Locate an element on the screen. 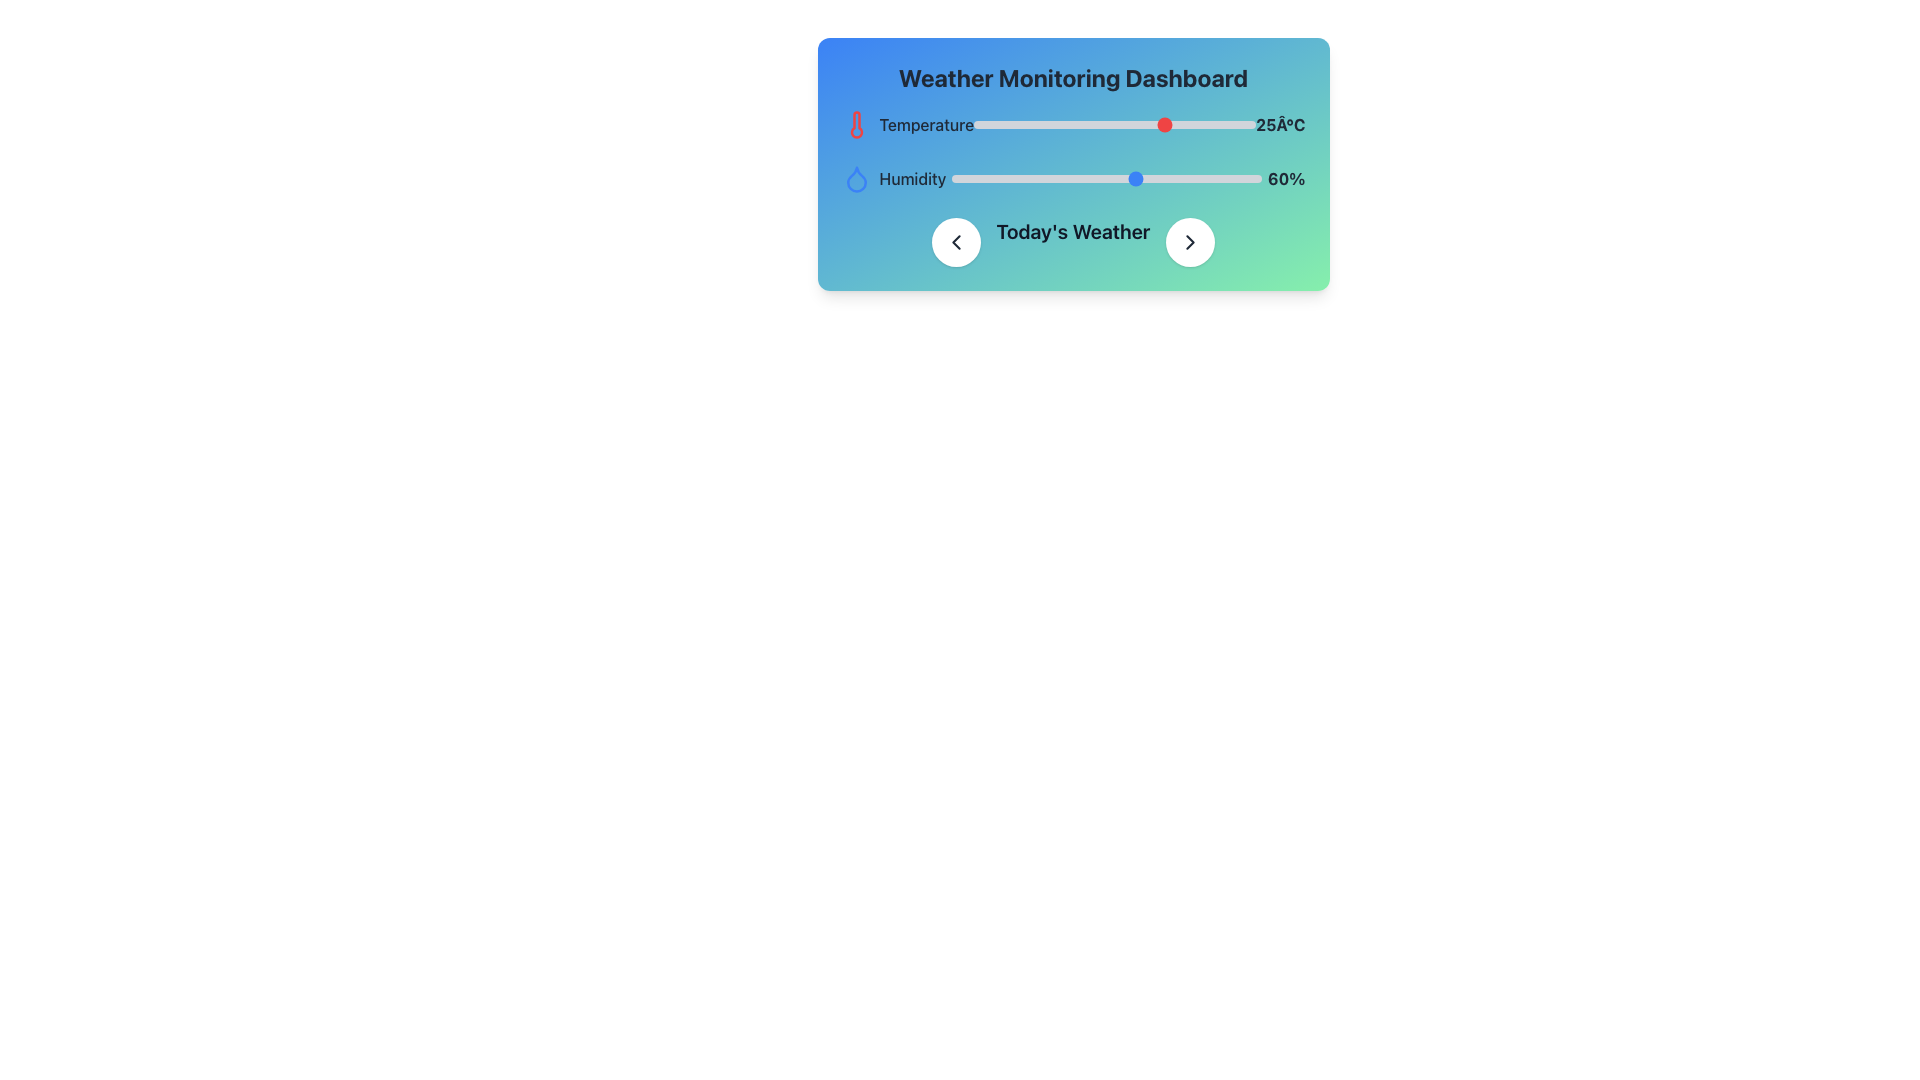 This screenshot has height=1080, width=1920. the right-pointing chevron button located inside a circular button is located at coordinates (1190, 241).